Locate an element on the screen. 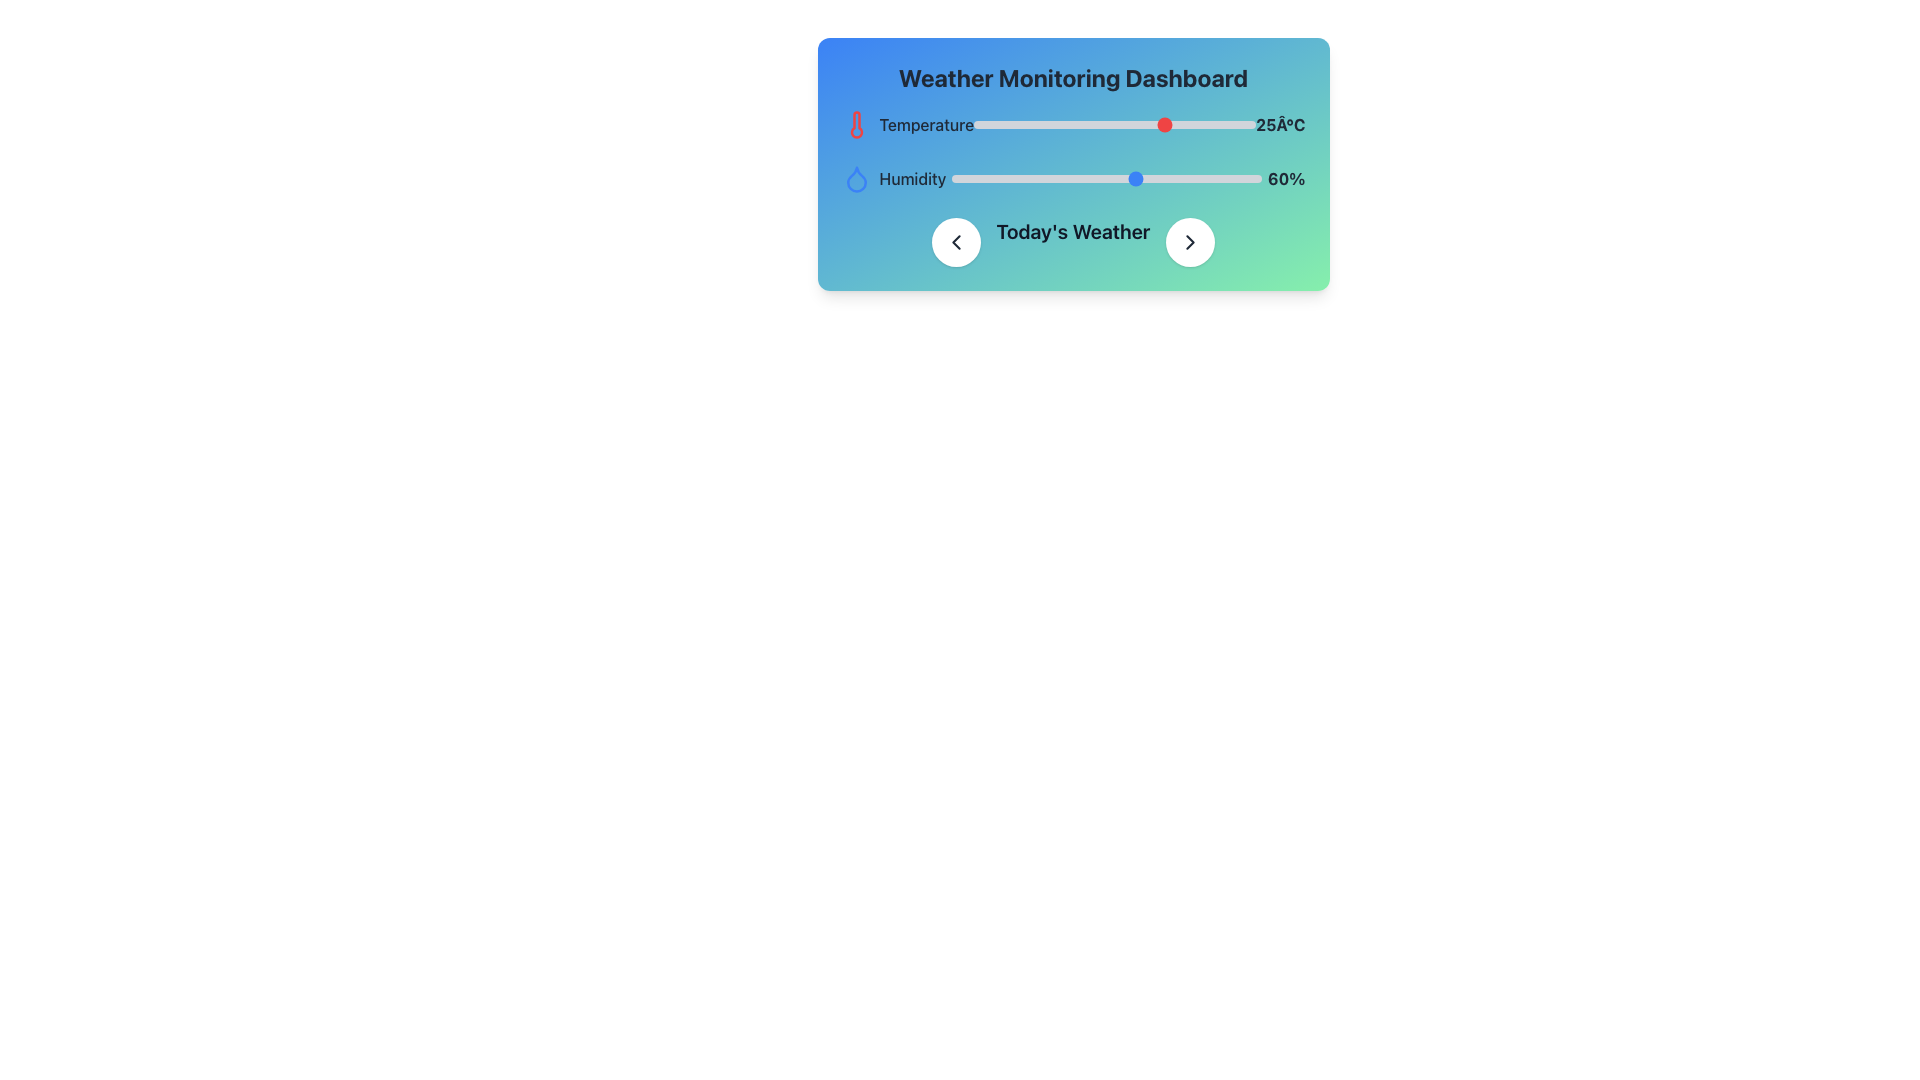 This screenshot has height=1080, width=1920. the right-pointing chevron button located inside a circular button is located at coordinates (1190, 241).